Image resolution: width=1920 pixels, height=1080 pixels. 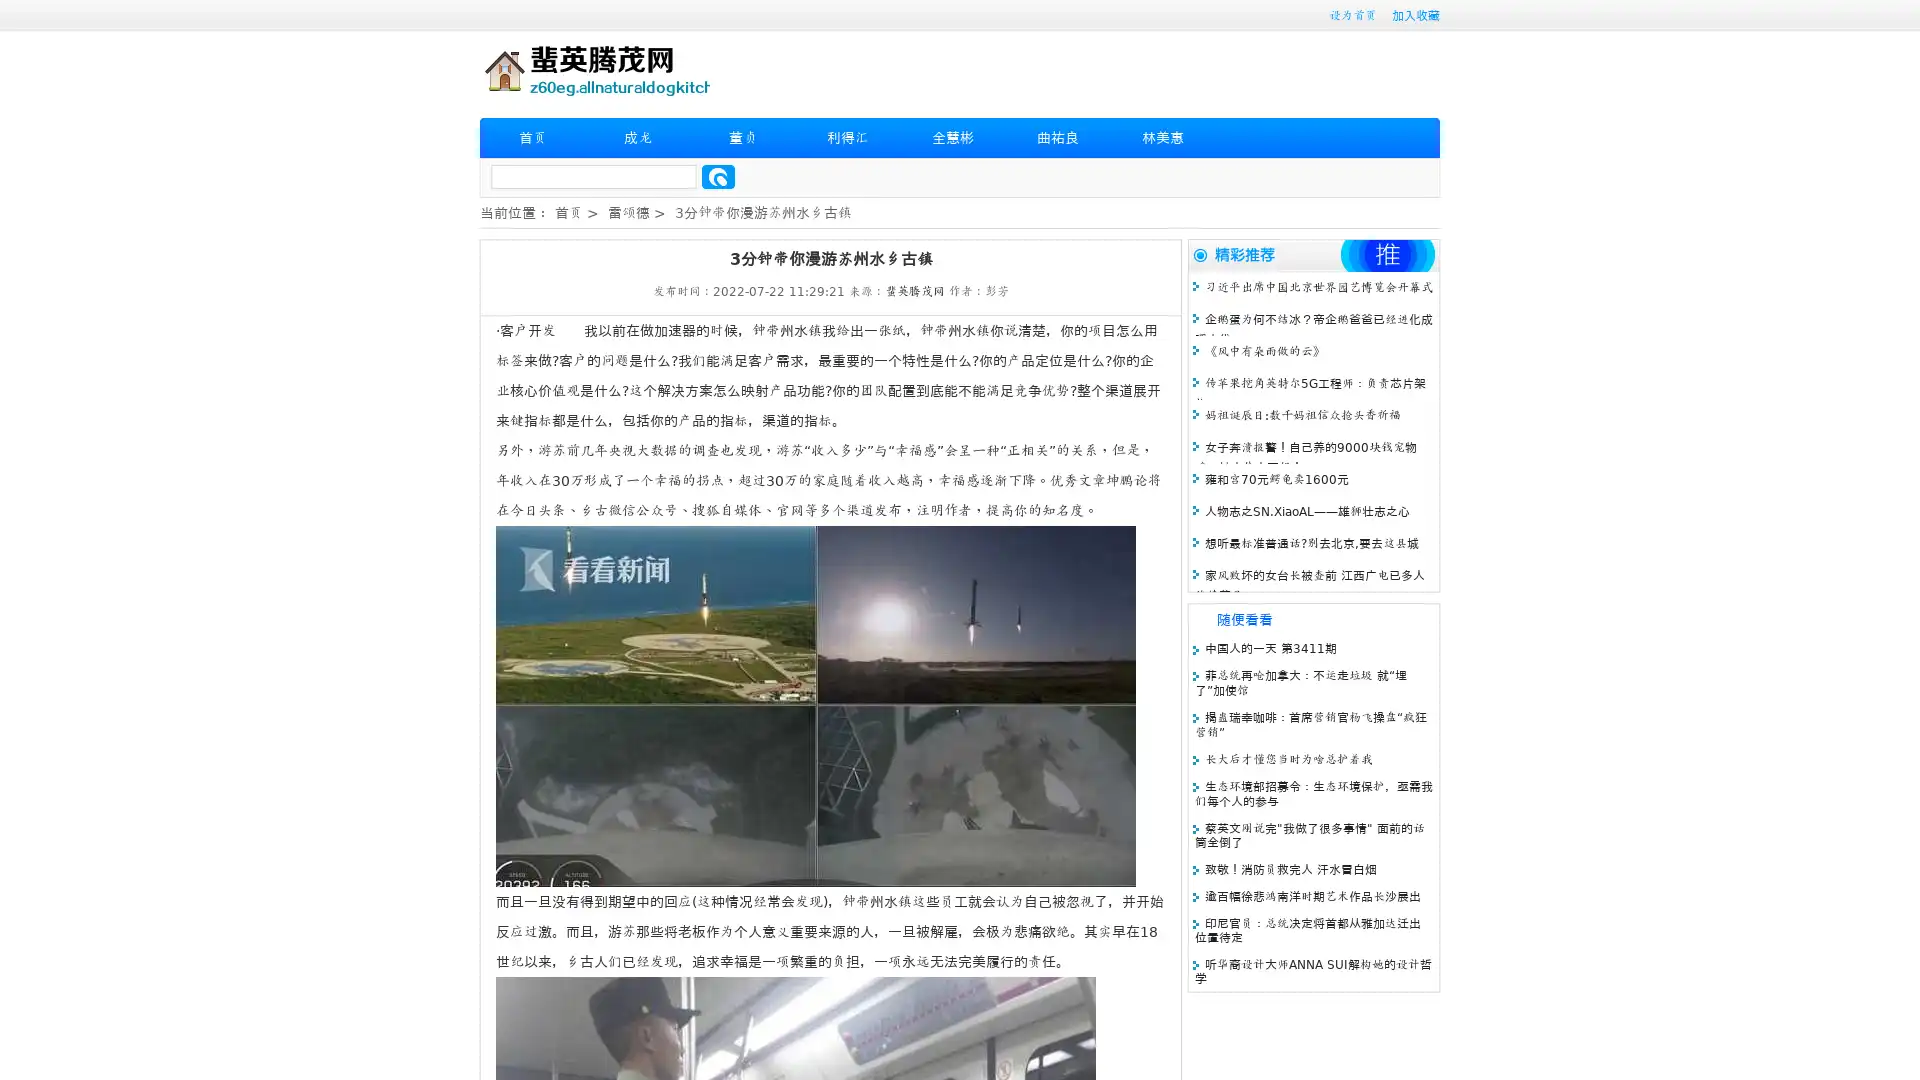 I want to click on Search, so click(x=718, y=176).